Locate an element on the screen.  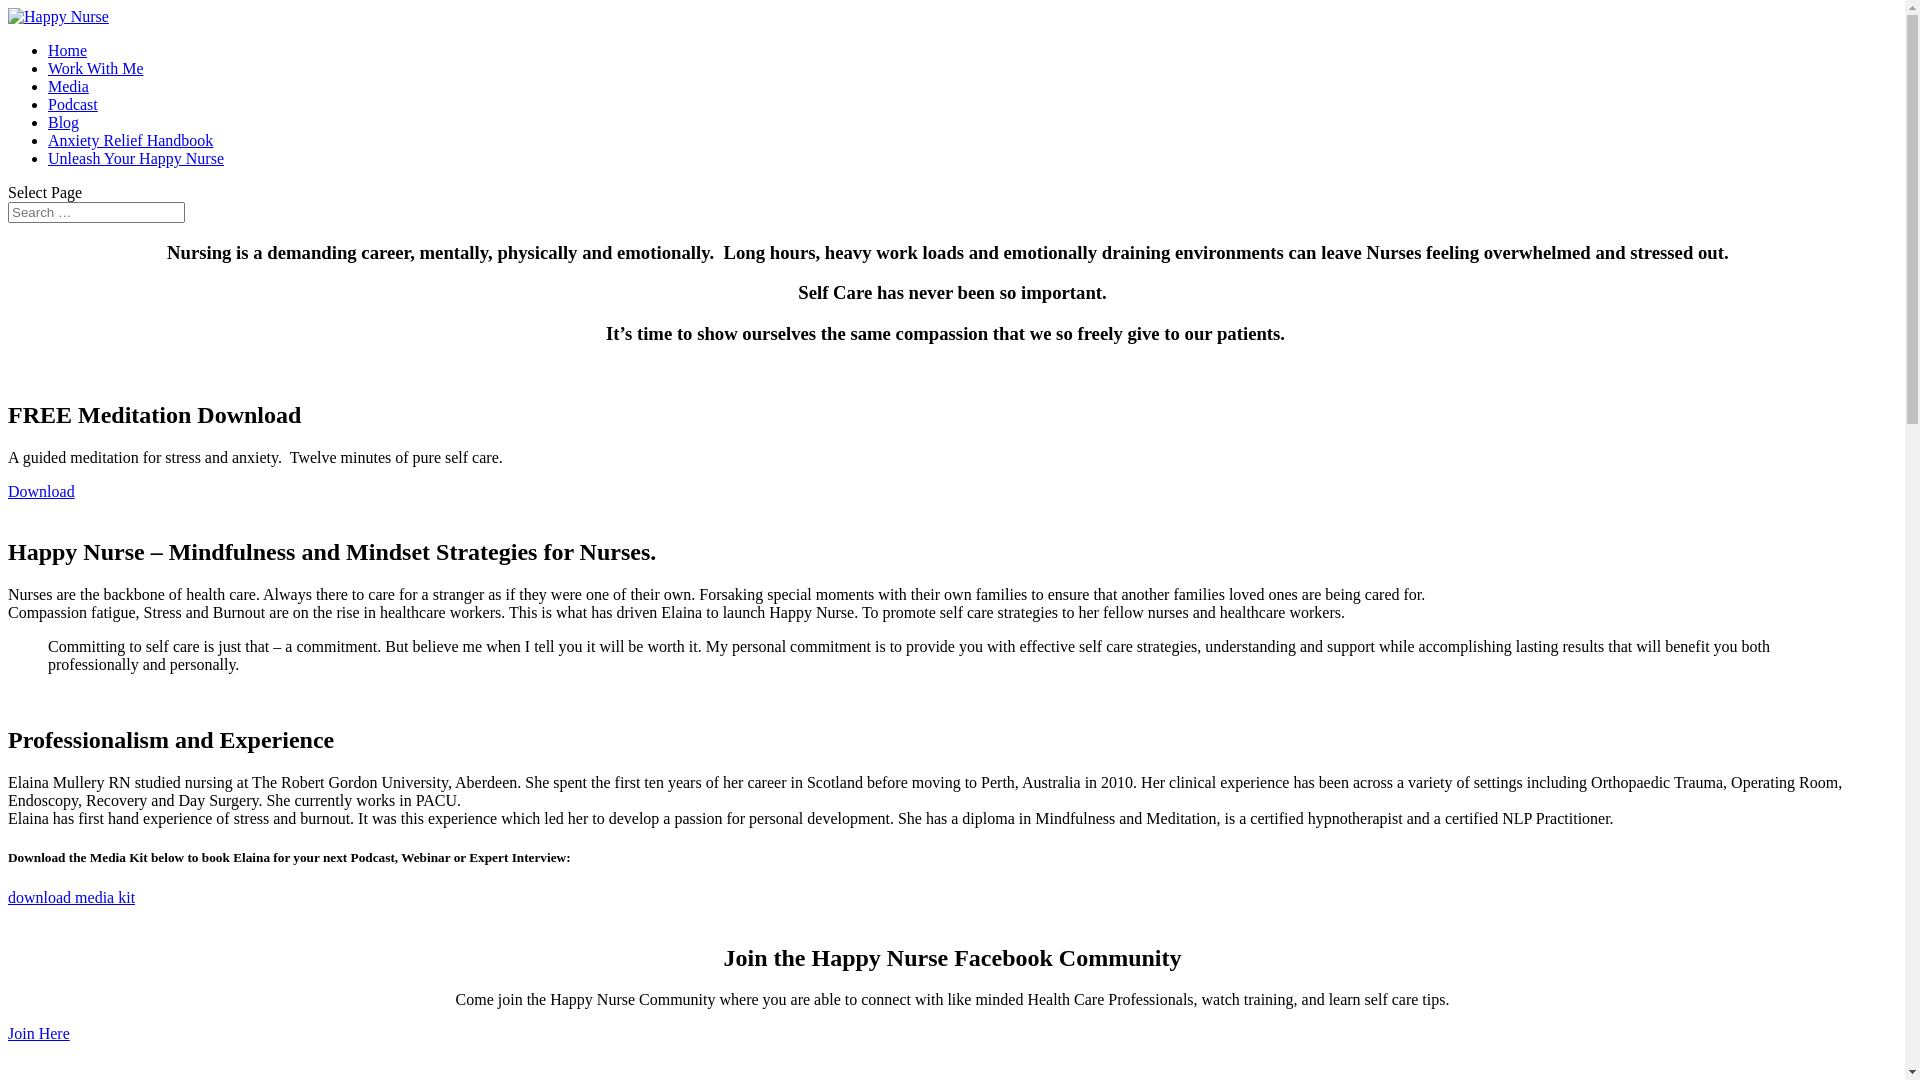
'Search for:' is located at coordinates (8, 212).